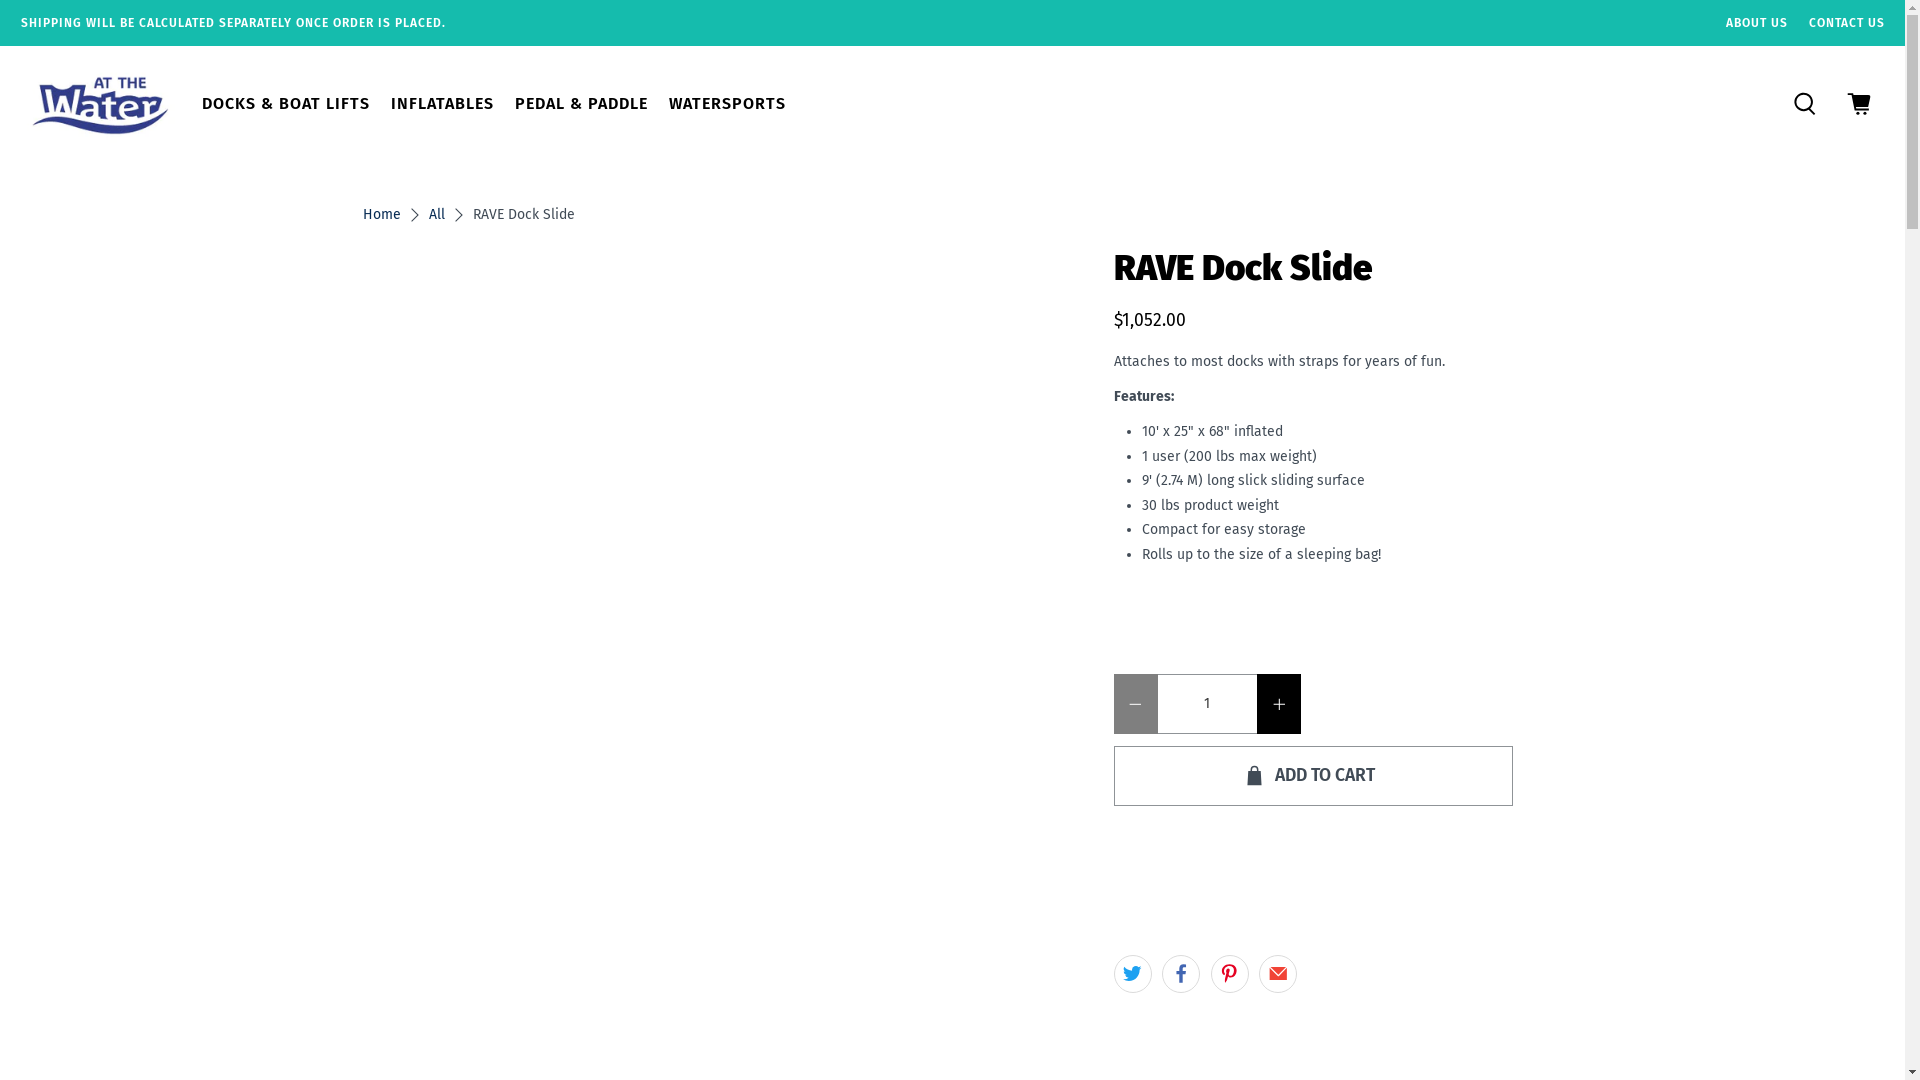 The image size is (1920, 1080). Describe the element at coordinates (99, 103) in the screenshot. I see `'At The Water'` at that location.